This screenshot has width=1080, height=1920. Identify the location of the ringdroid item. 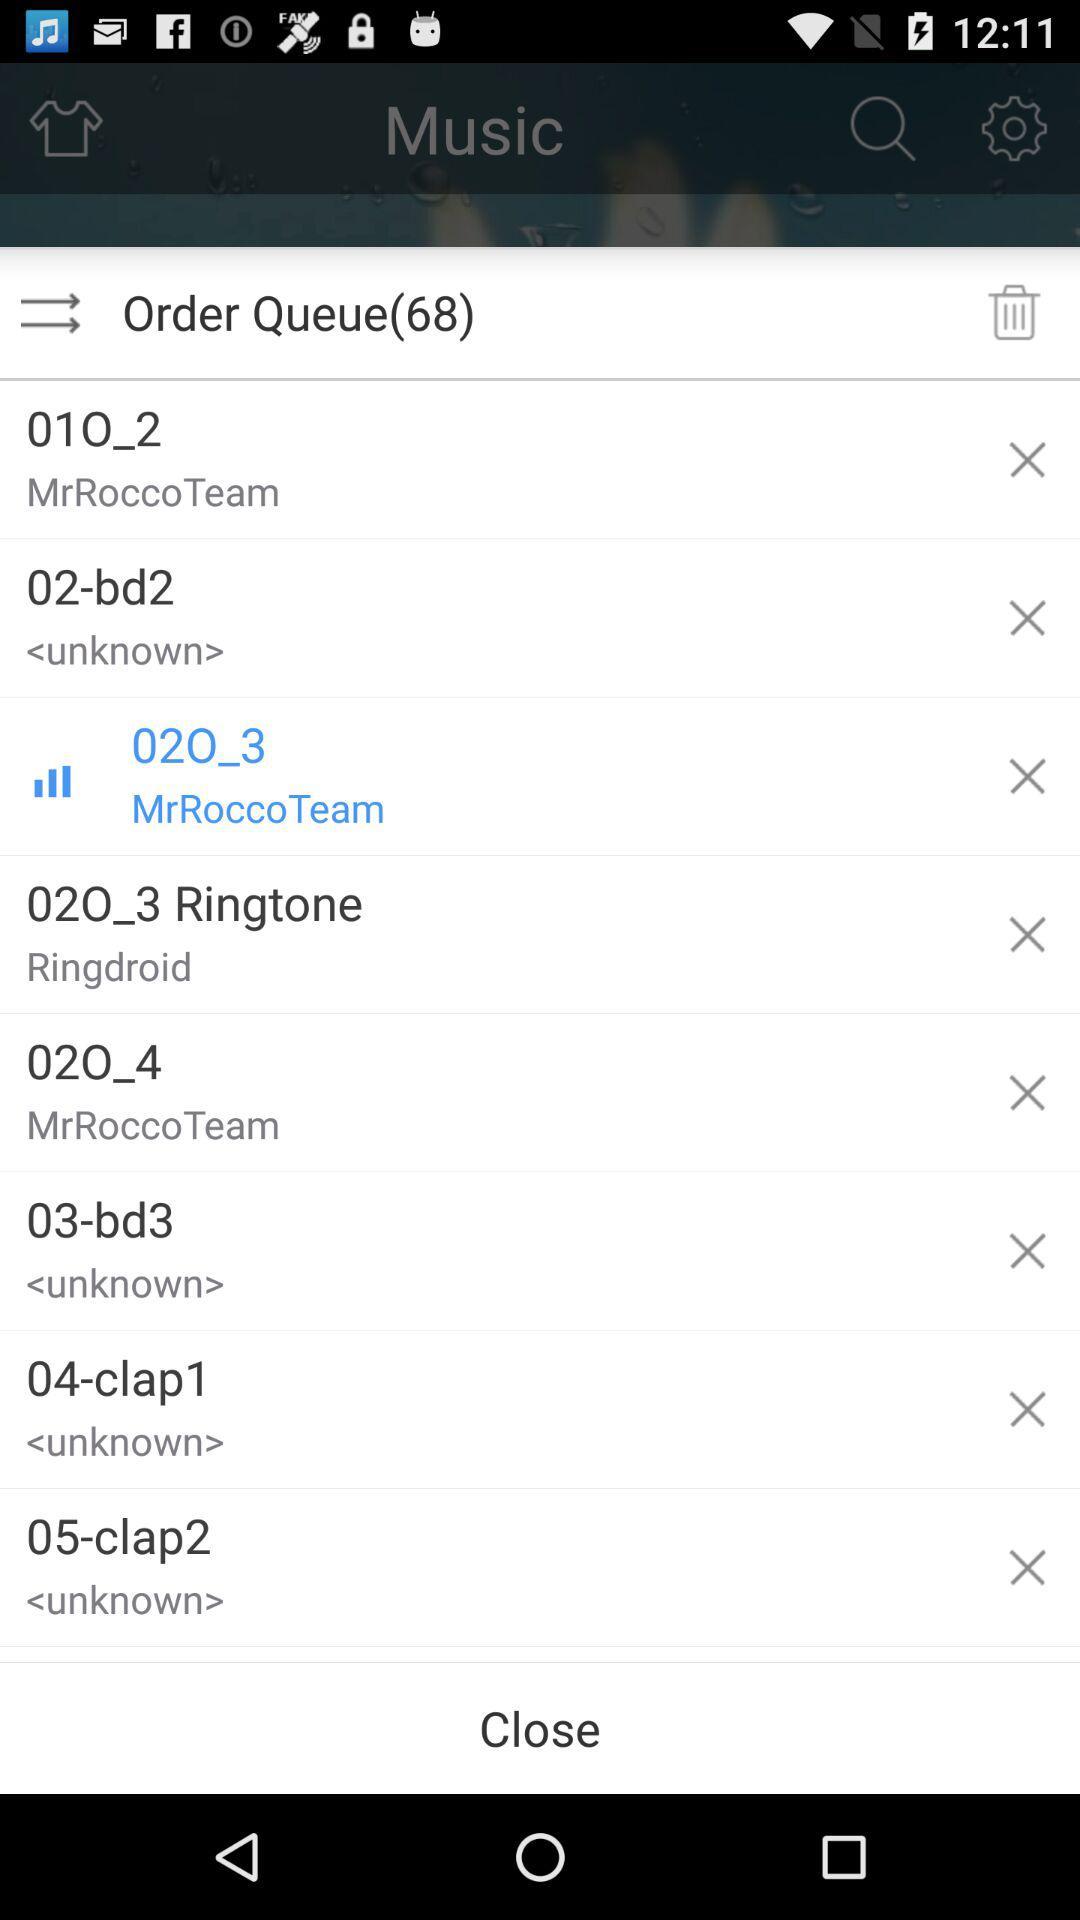
(487, 973).